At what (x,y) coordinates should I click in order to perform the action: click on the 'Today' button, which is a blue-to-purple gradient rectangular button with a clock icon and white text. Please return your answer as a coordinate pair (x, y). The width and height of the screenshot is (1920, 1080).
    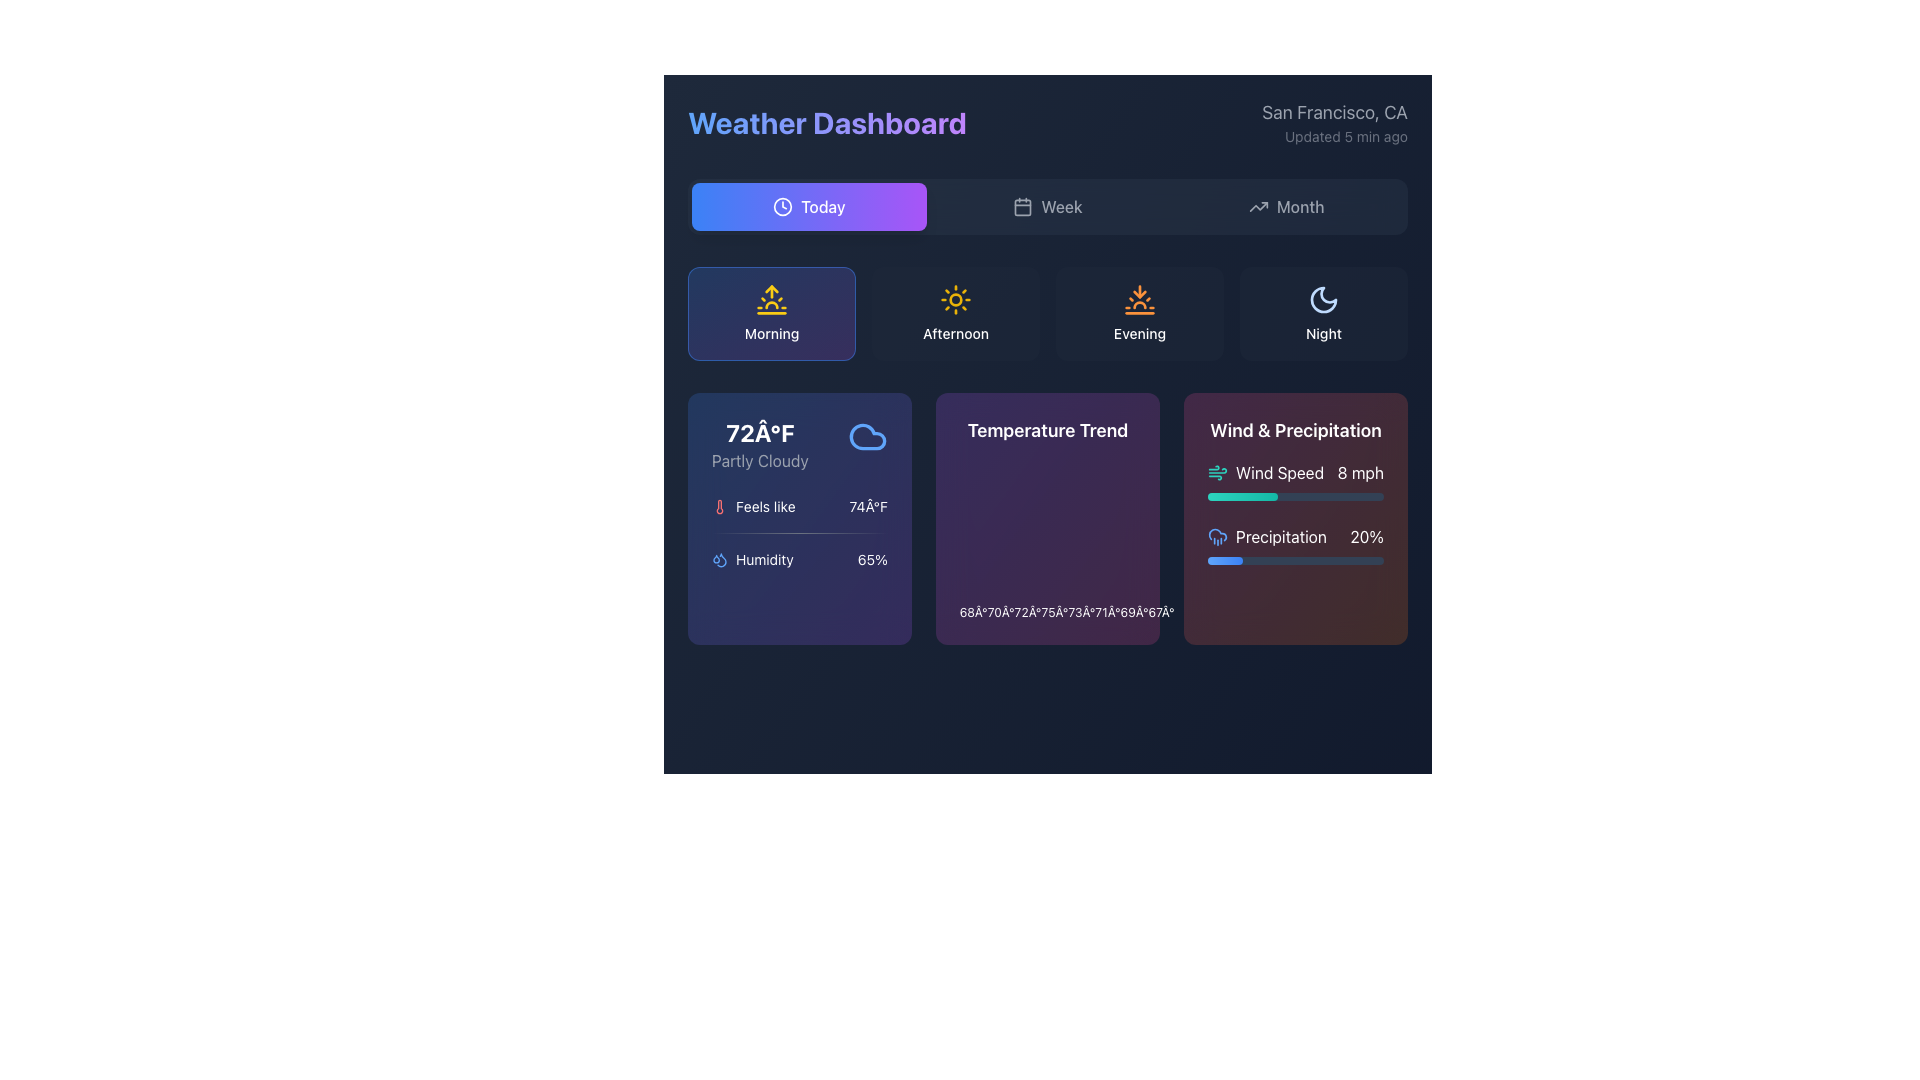
    Looking at the image, I should click on (809, 207).